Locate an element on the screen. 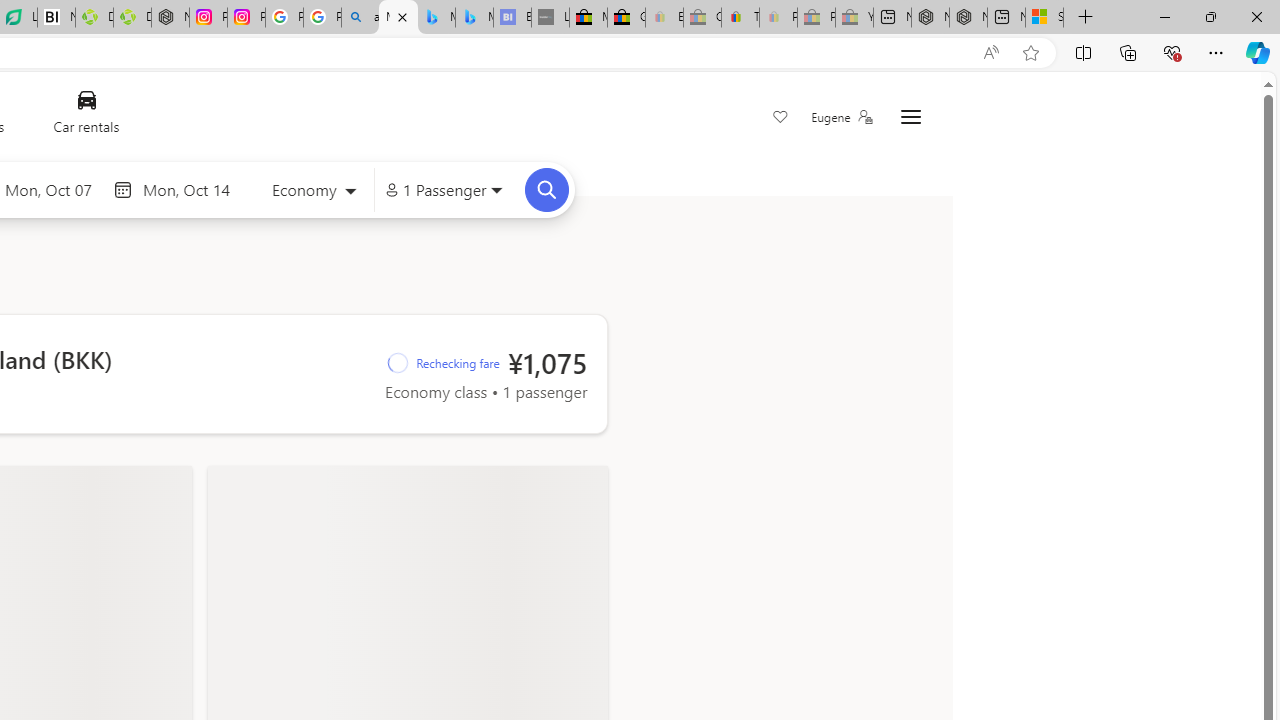 This screenshot has height=720, width=1280. 'Threats and offensive language policy | eBay' is located at coordinates (739, 17).